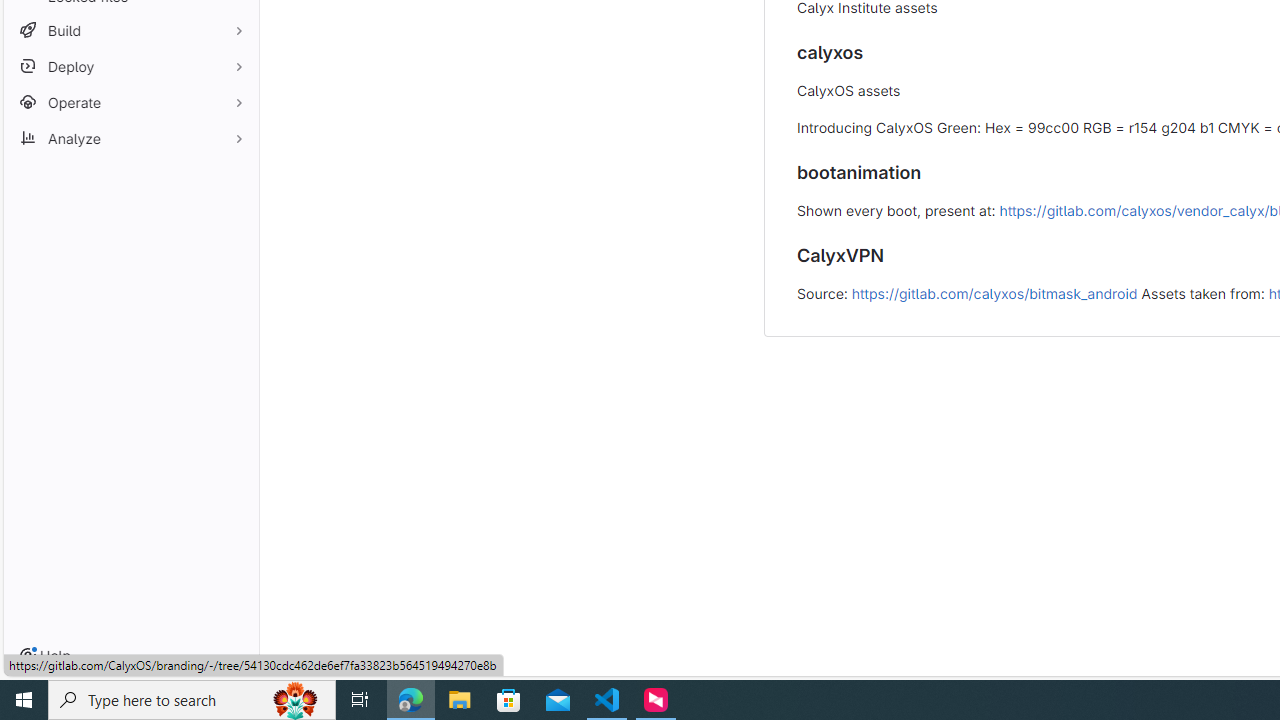 This screenshot has width=1280, height=720. What do you see at coordinates (130, 137) in the screenshot?
I see `'Analyze'` at bounding box center [130, 137].